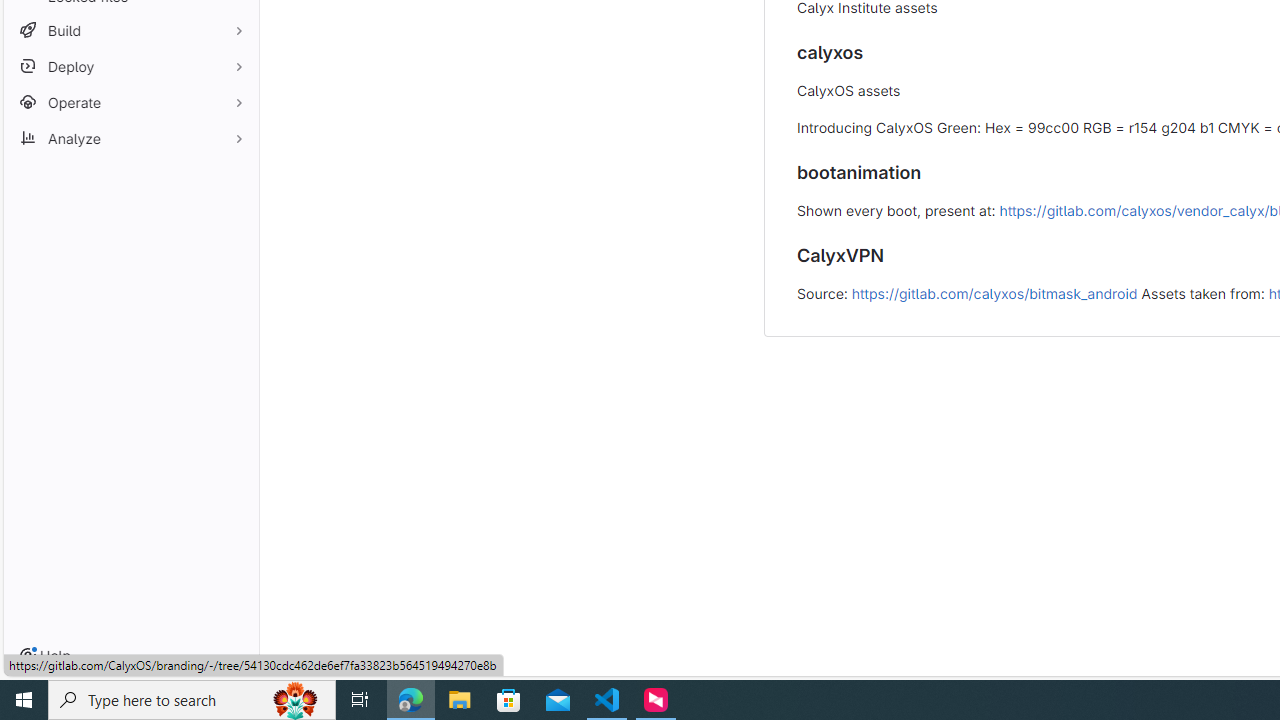 This screenshot has width=1280, height=720. What do you see at coordinates (130, 137) in the screenshot?
I see `'Analyze'` at bounding box center [130, 137].